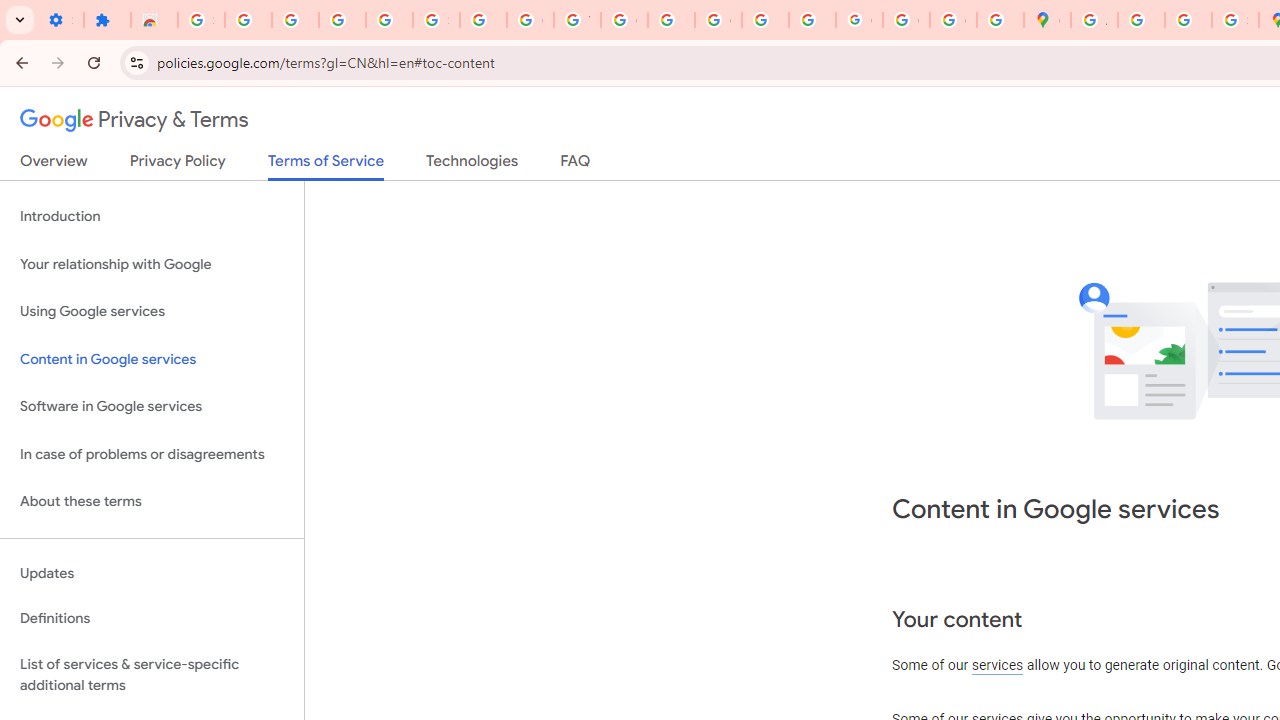  I want to click on 'services', so click(997, 666).